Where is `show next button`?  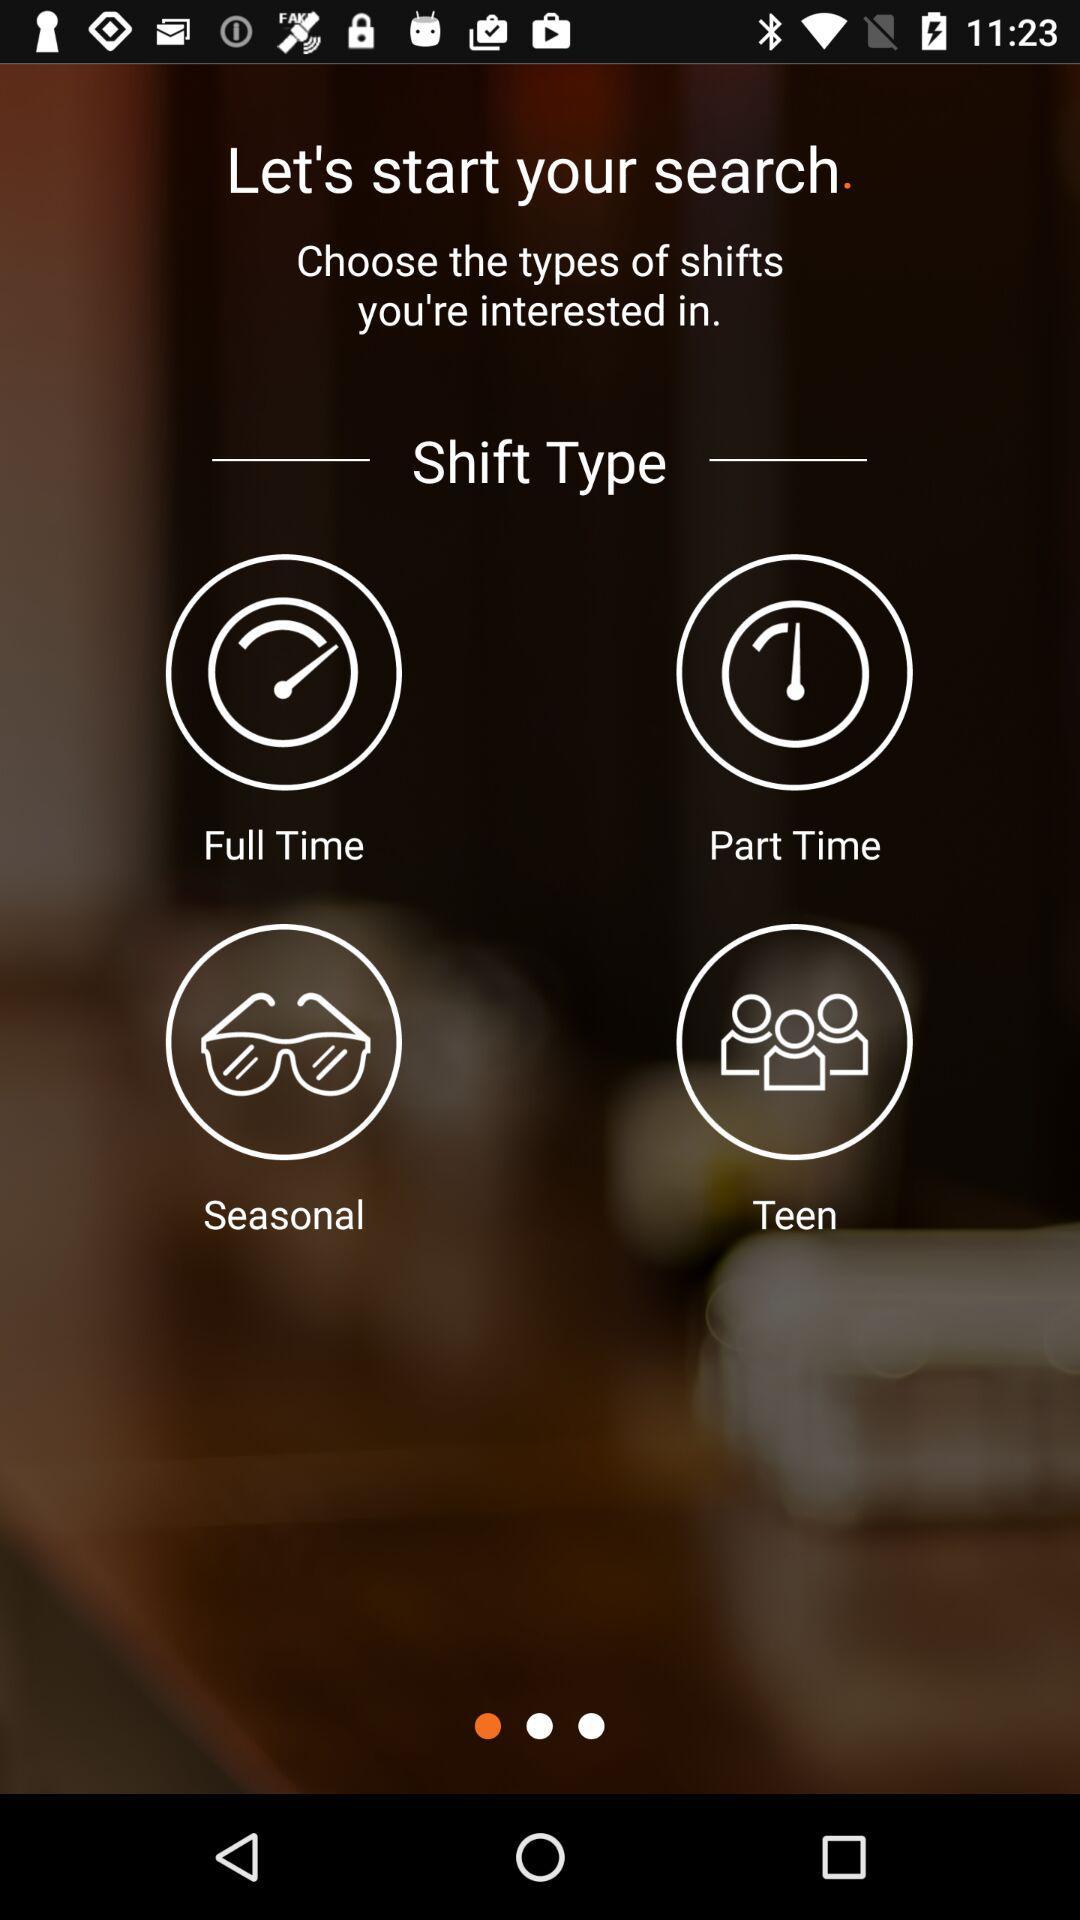 show next button is located at coordinates (590, 1725).